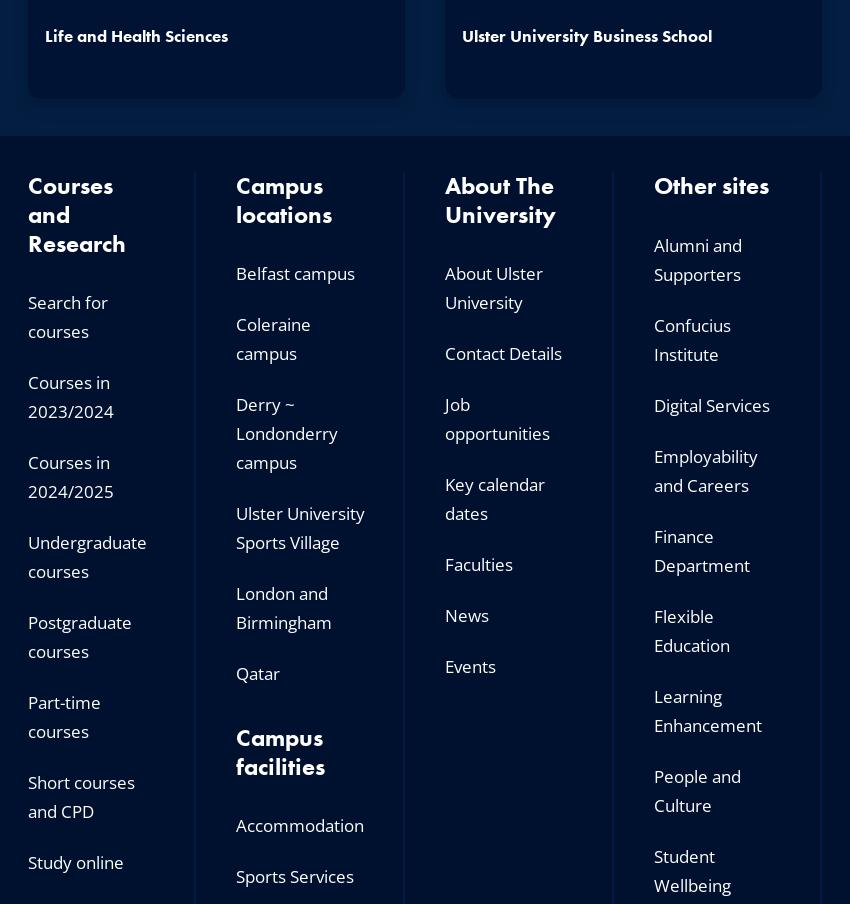 The image size is (850, 904). Describe the element at coordinates (690, 339) in the screenshot. I see `'Confucius Institute'` at that location.